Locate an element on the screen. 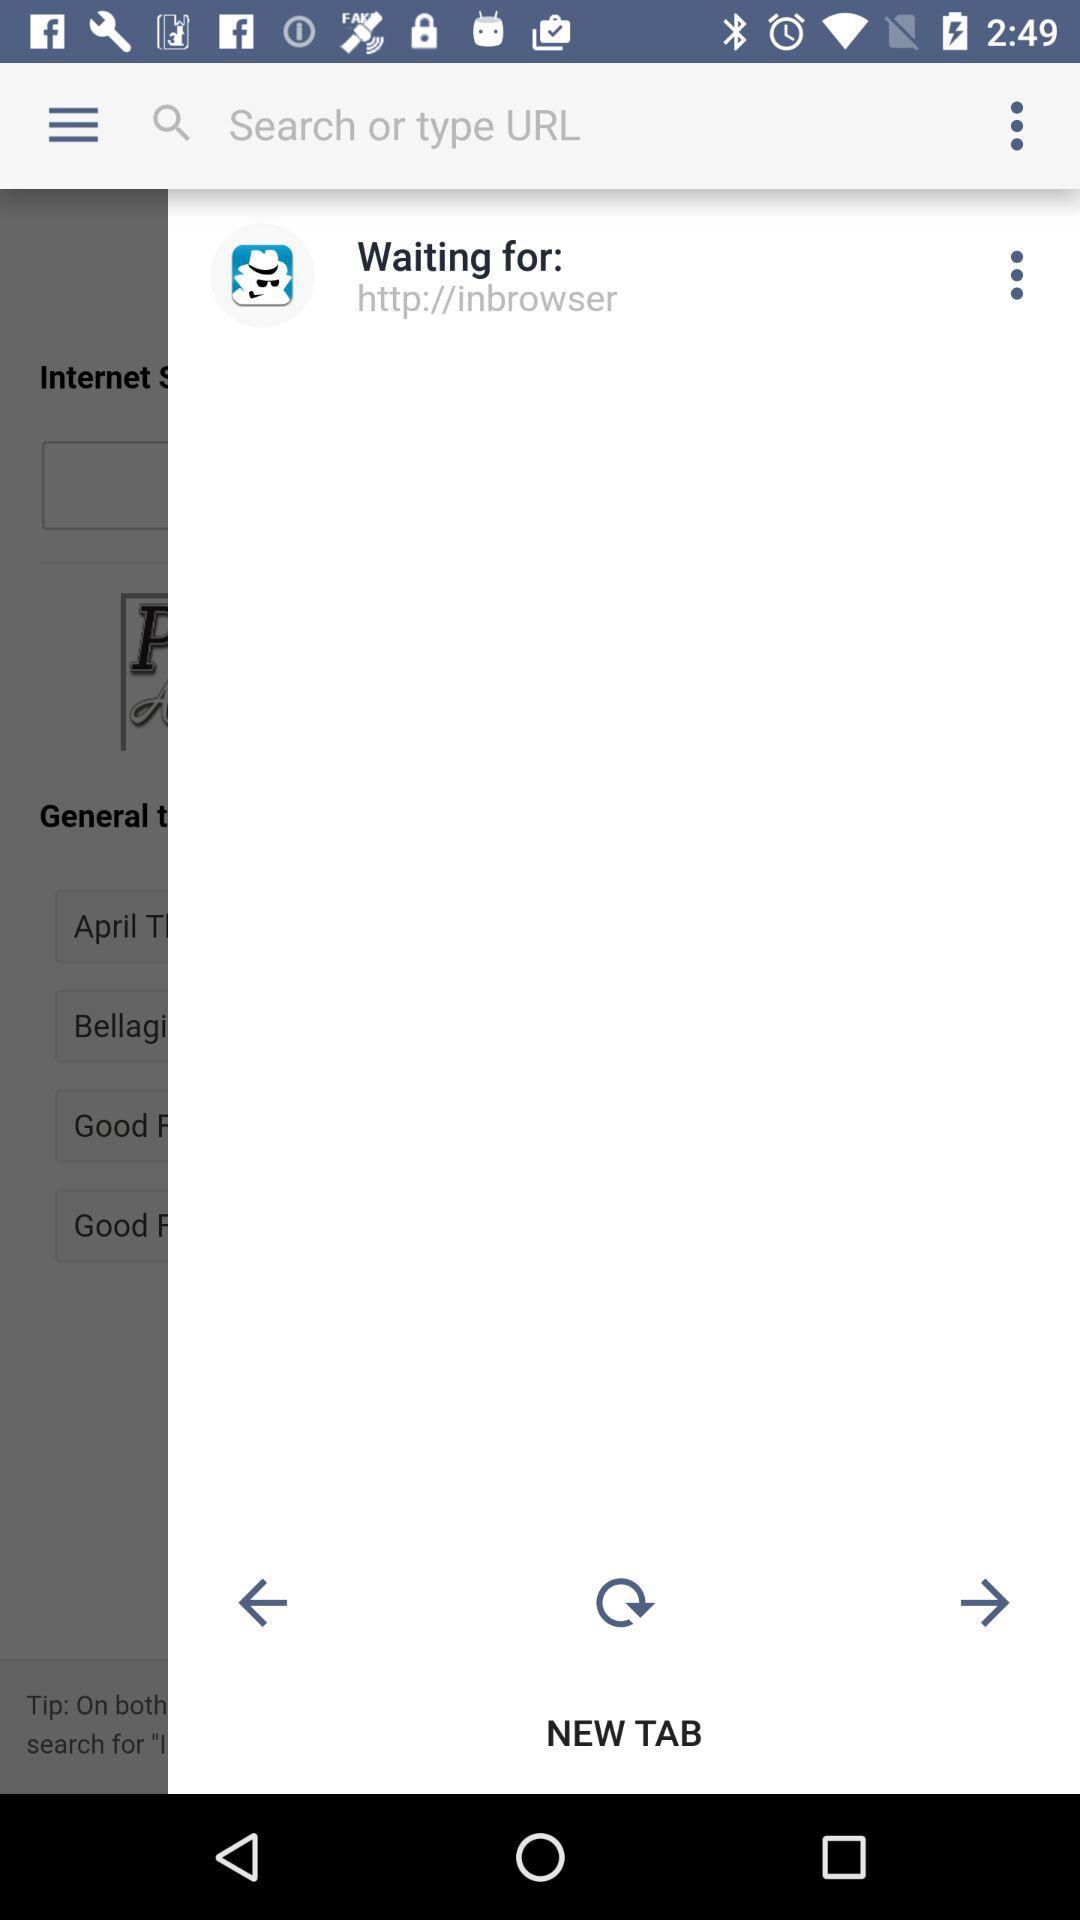 The height and width of the screenshot is (1920, 1080). open menu is located at coordinates (1017, 274).